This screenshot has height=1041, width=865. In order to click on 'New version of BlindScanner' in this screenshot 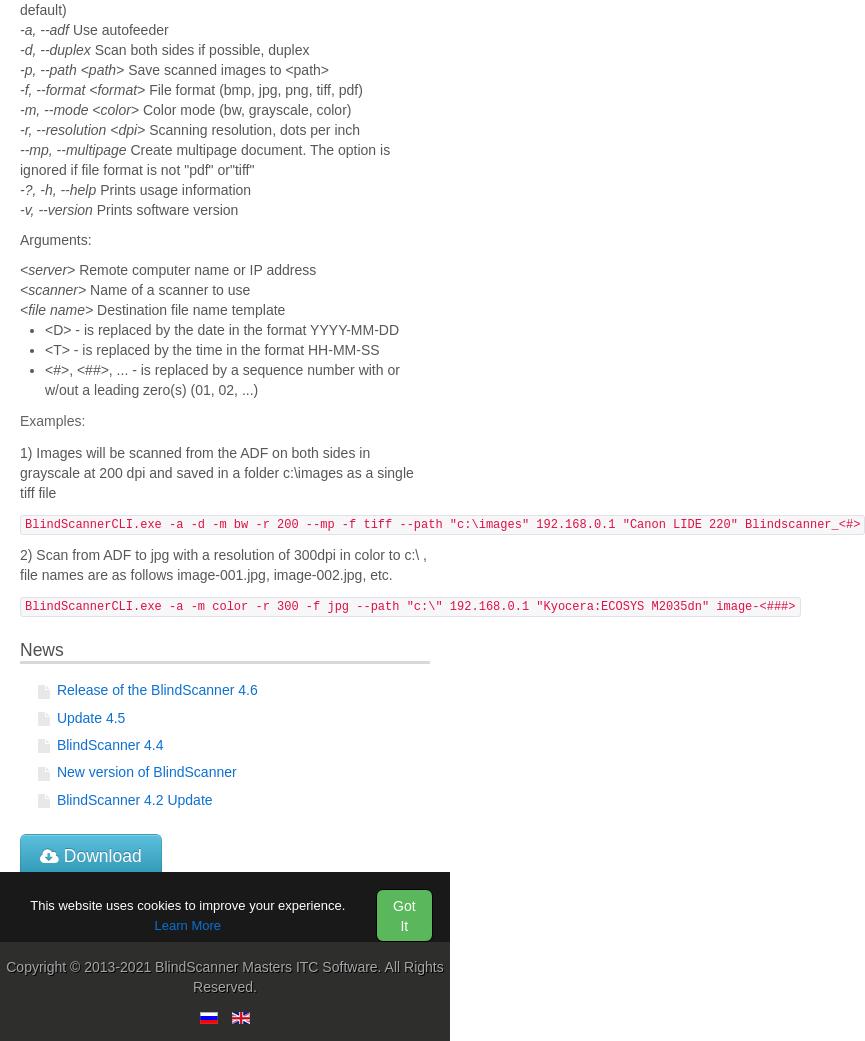, I will do `click(144, 772)`.